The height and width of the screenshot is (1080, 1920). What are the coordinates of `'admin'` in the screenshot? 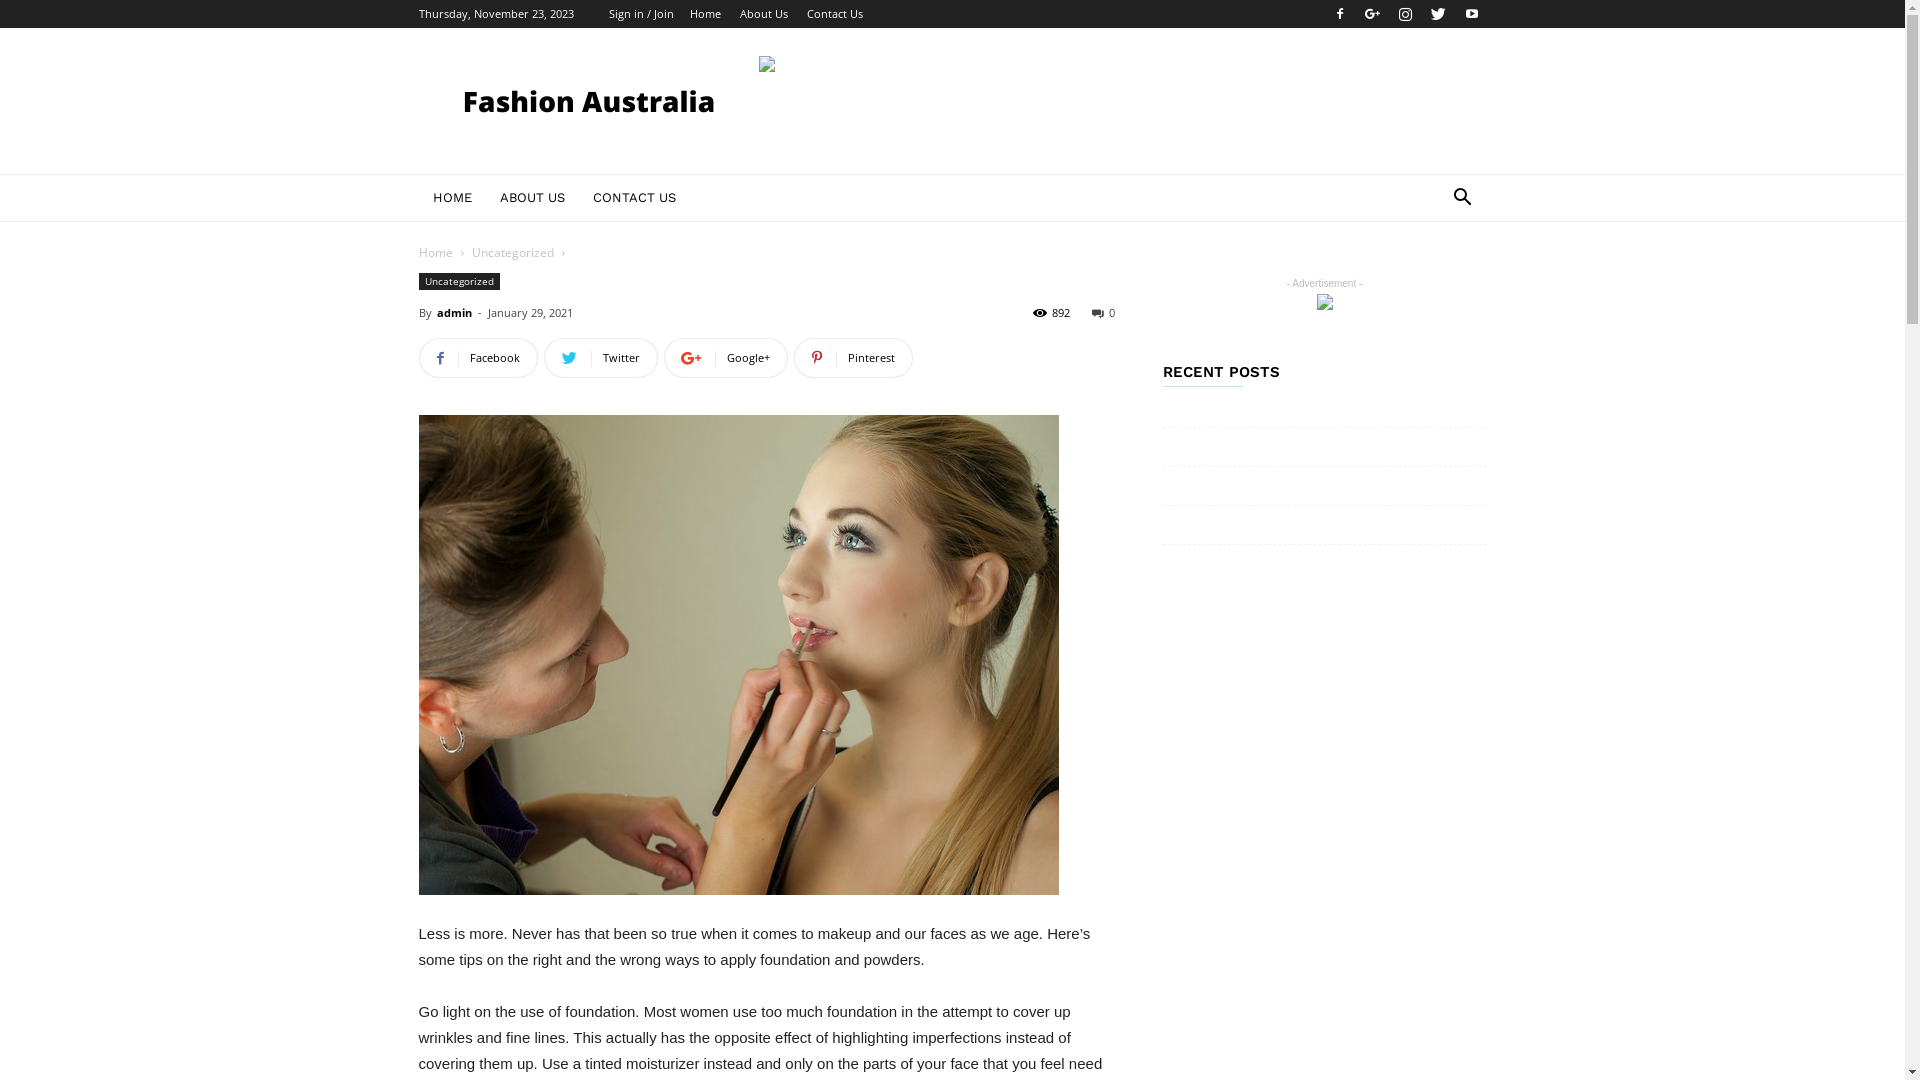 It's located at (452, 312).